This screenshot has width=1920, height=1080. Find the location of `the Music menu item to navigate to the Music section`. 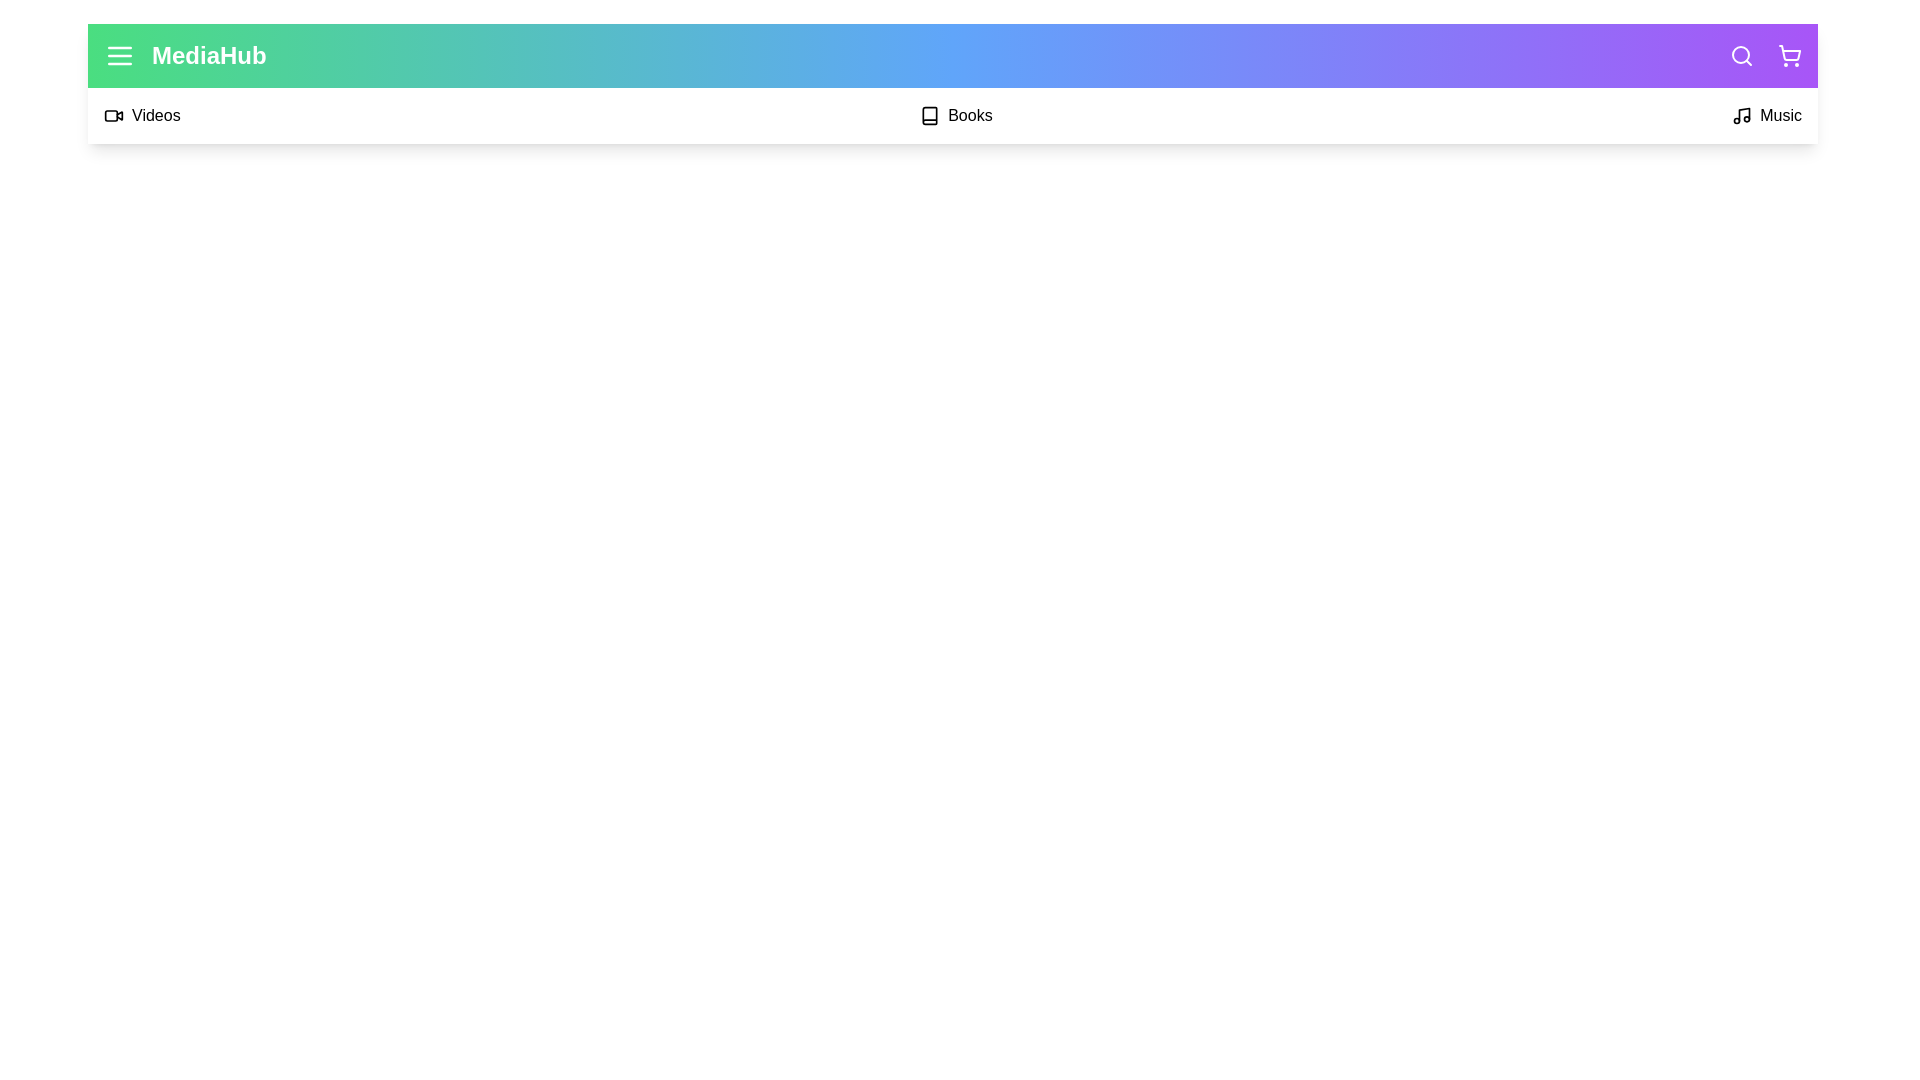

the Music menu item to navigate to the Music section is located at coordinates (1766, 115).